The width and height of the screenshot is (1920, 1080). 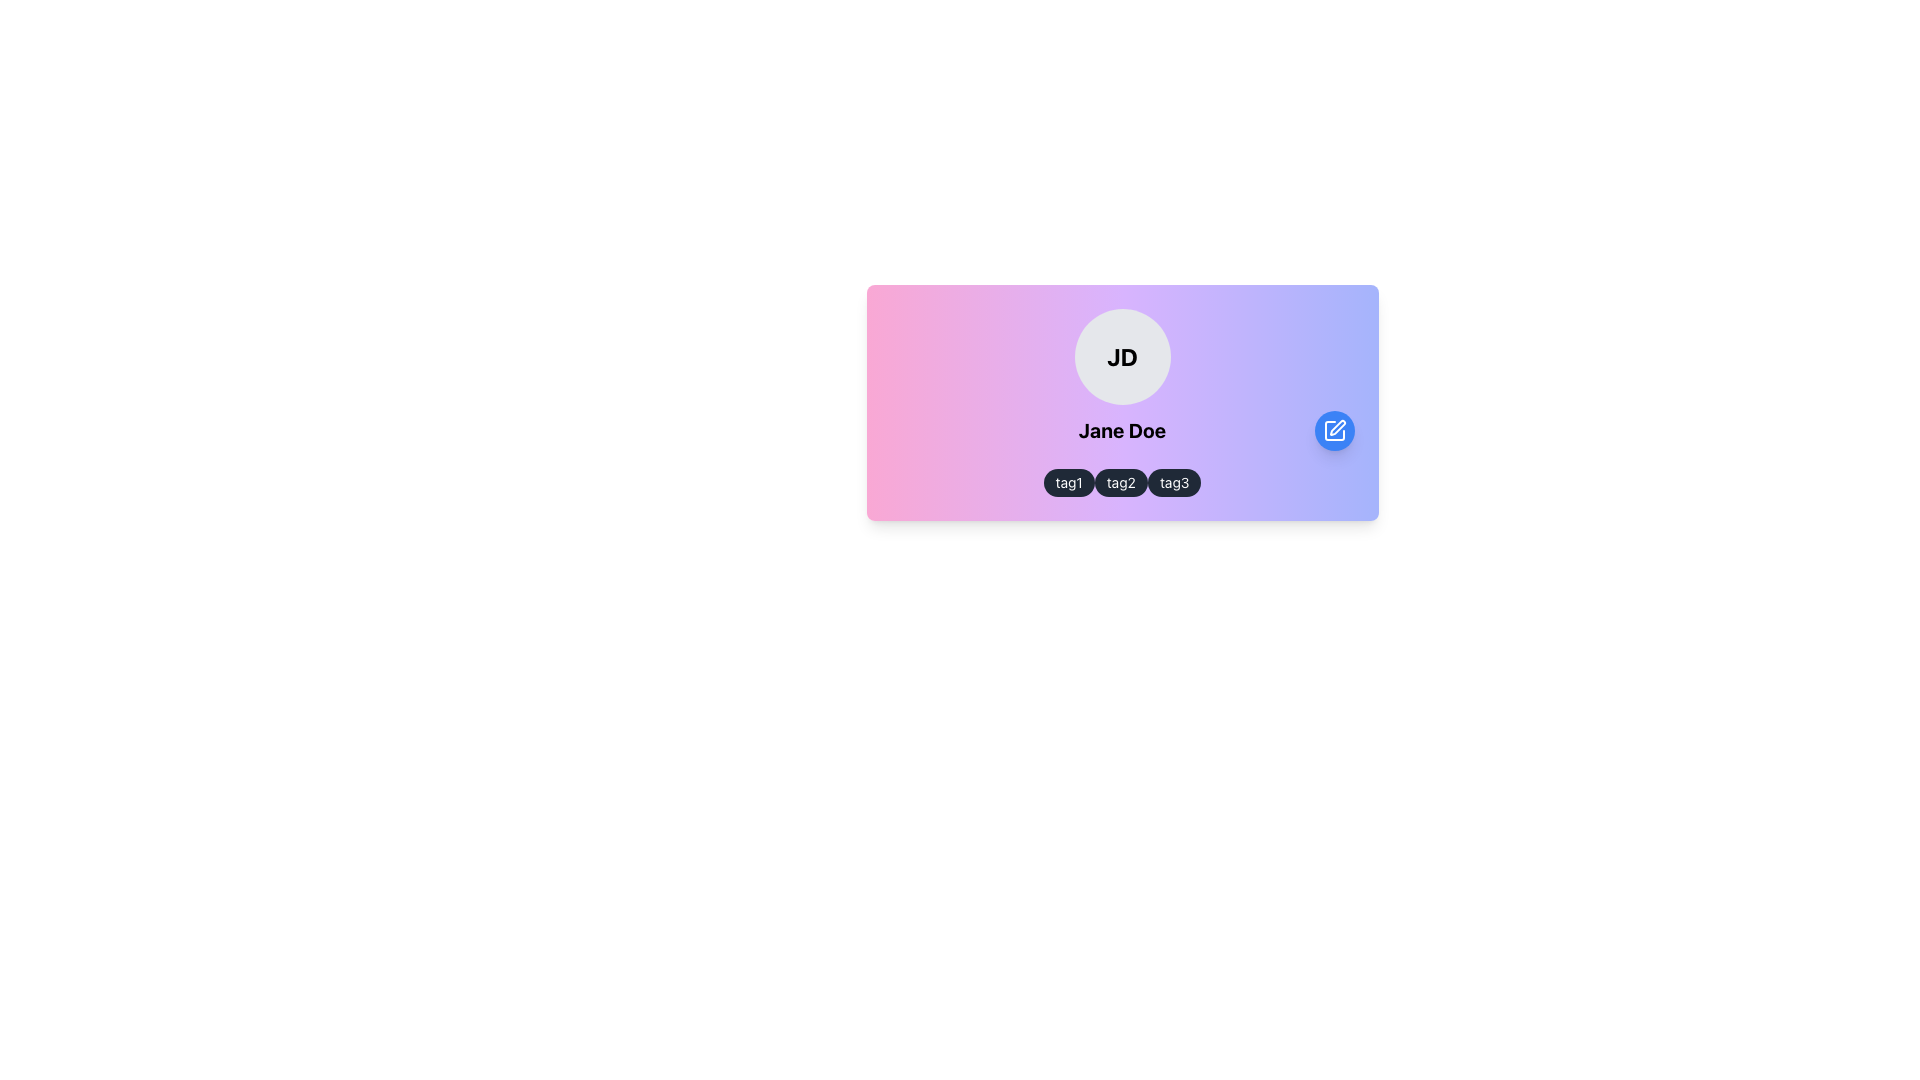 I want to click on the non-interactive text label with dark gray background displaying 'tag2', which is the second tag in a horizontal sequence below the user information, so click(x=1121, y=482).